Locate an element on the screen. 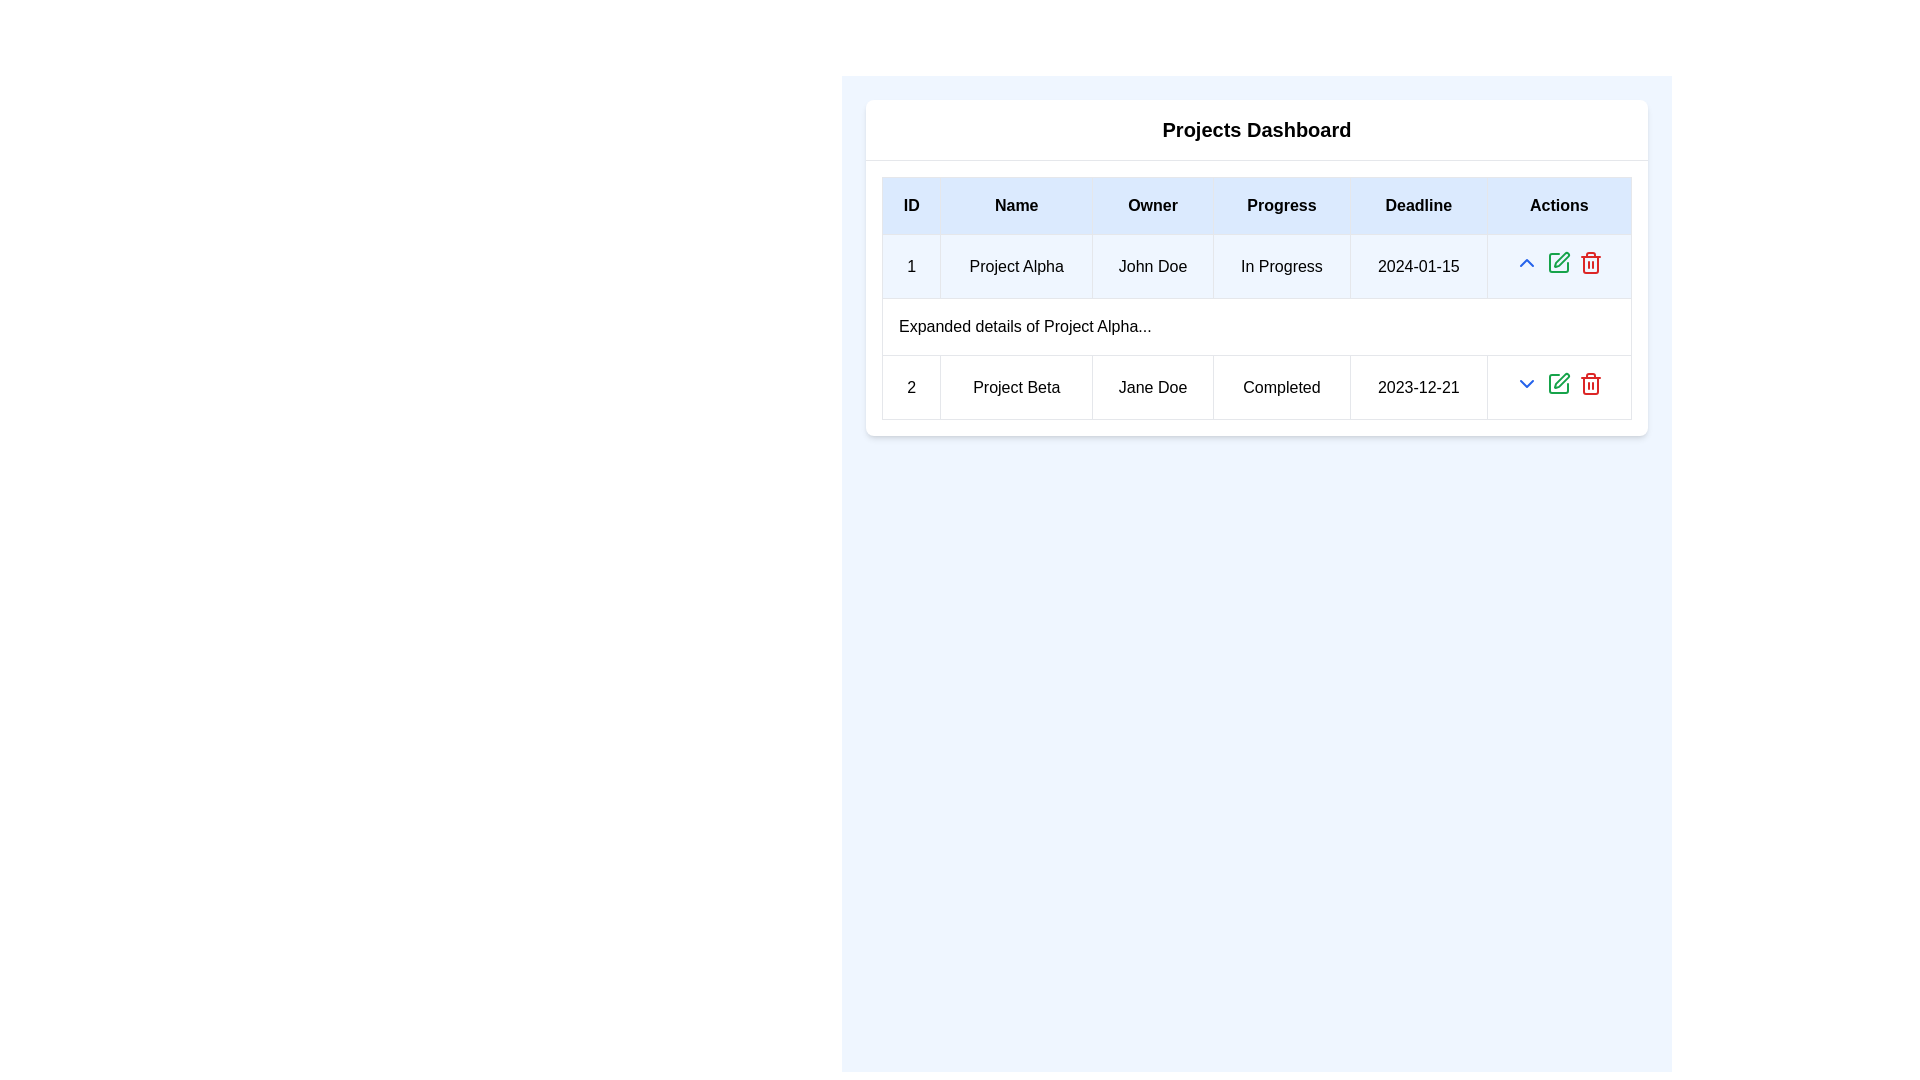 Image resolution: width=1920 pixels, height=1080 pixels. the label displaying the project name located in the second row and second column of the table under the 'Name' column is located at coordinates (1016, 387).